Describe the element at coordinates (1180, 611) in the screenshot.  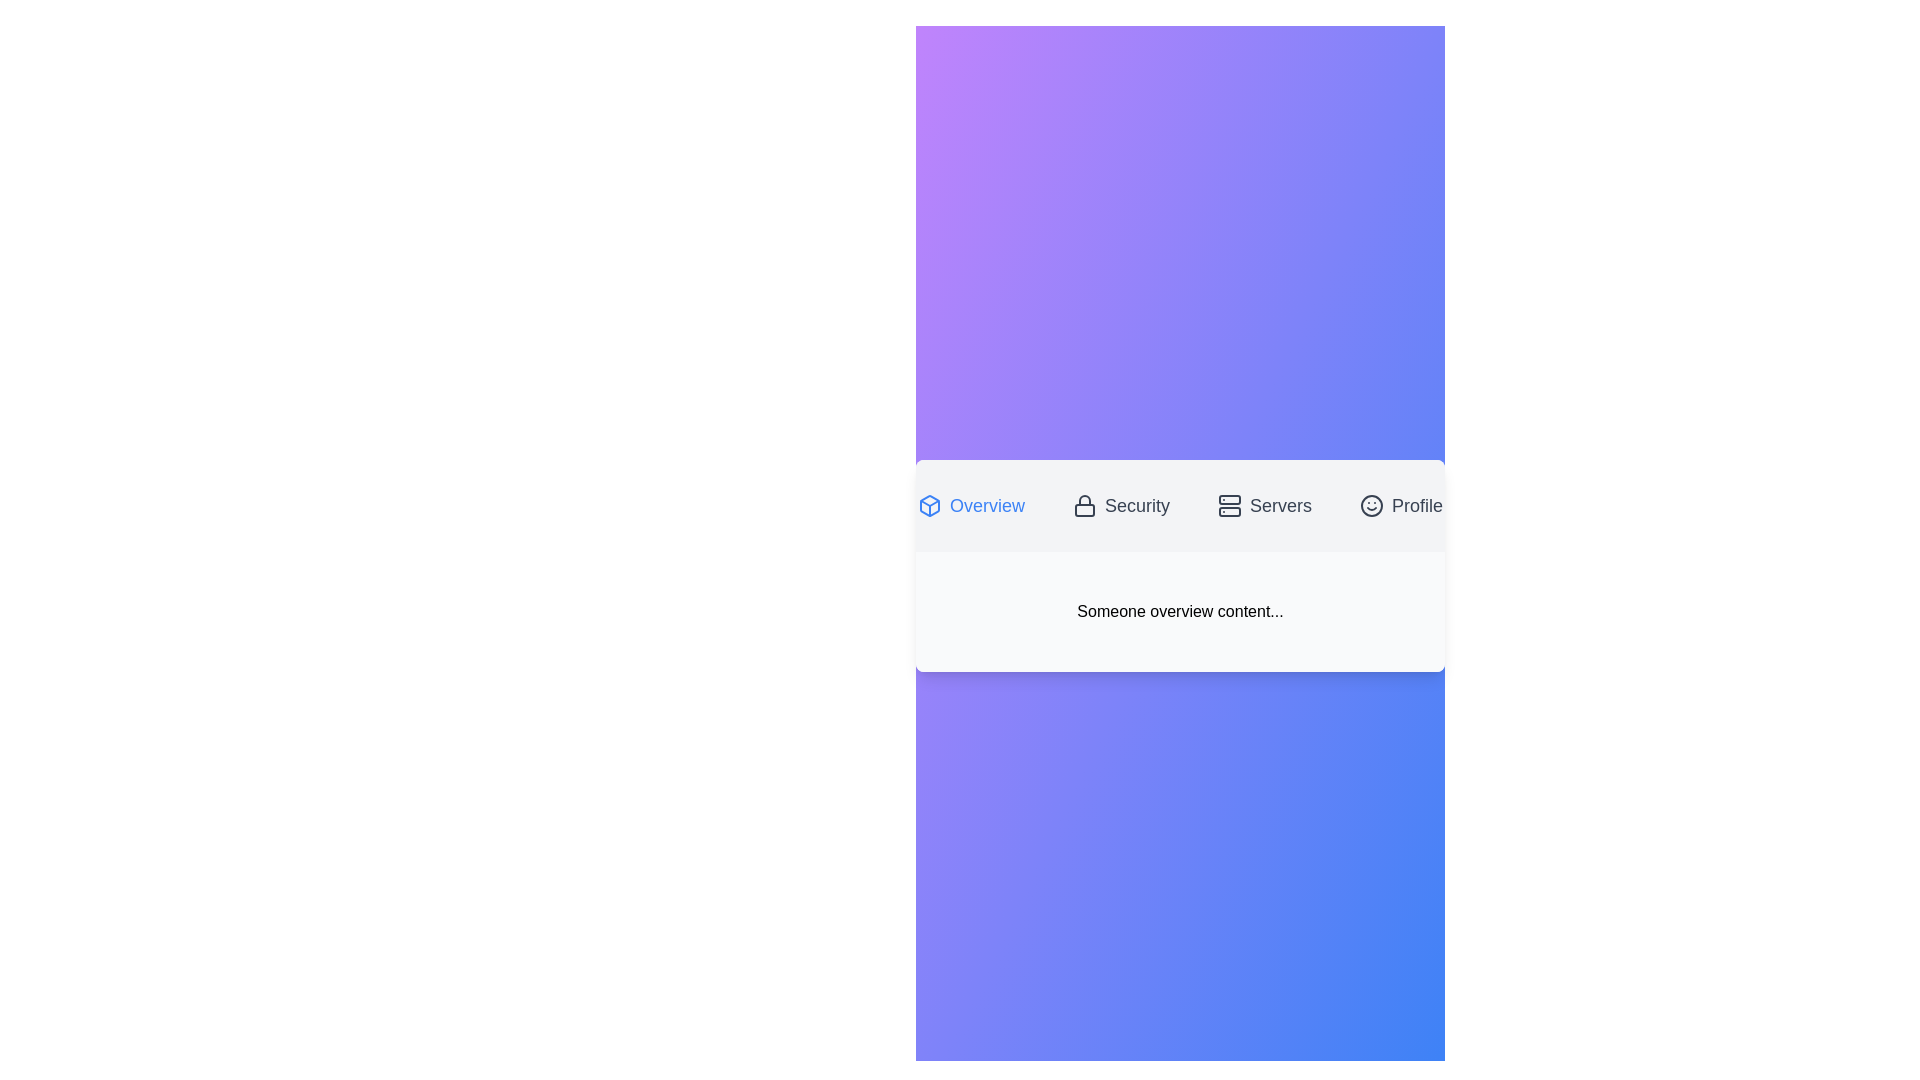
I see `the text display containing 'Someone overview content...' which is positioned below the navigation bar and has a white background` at that location.